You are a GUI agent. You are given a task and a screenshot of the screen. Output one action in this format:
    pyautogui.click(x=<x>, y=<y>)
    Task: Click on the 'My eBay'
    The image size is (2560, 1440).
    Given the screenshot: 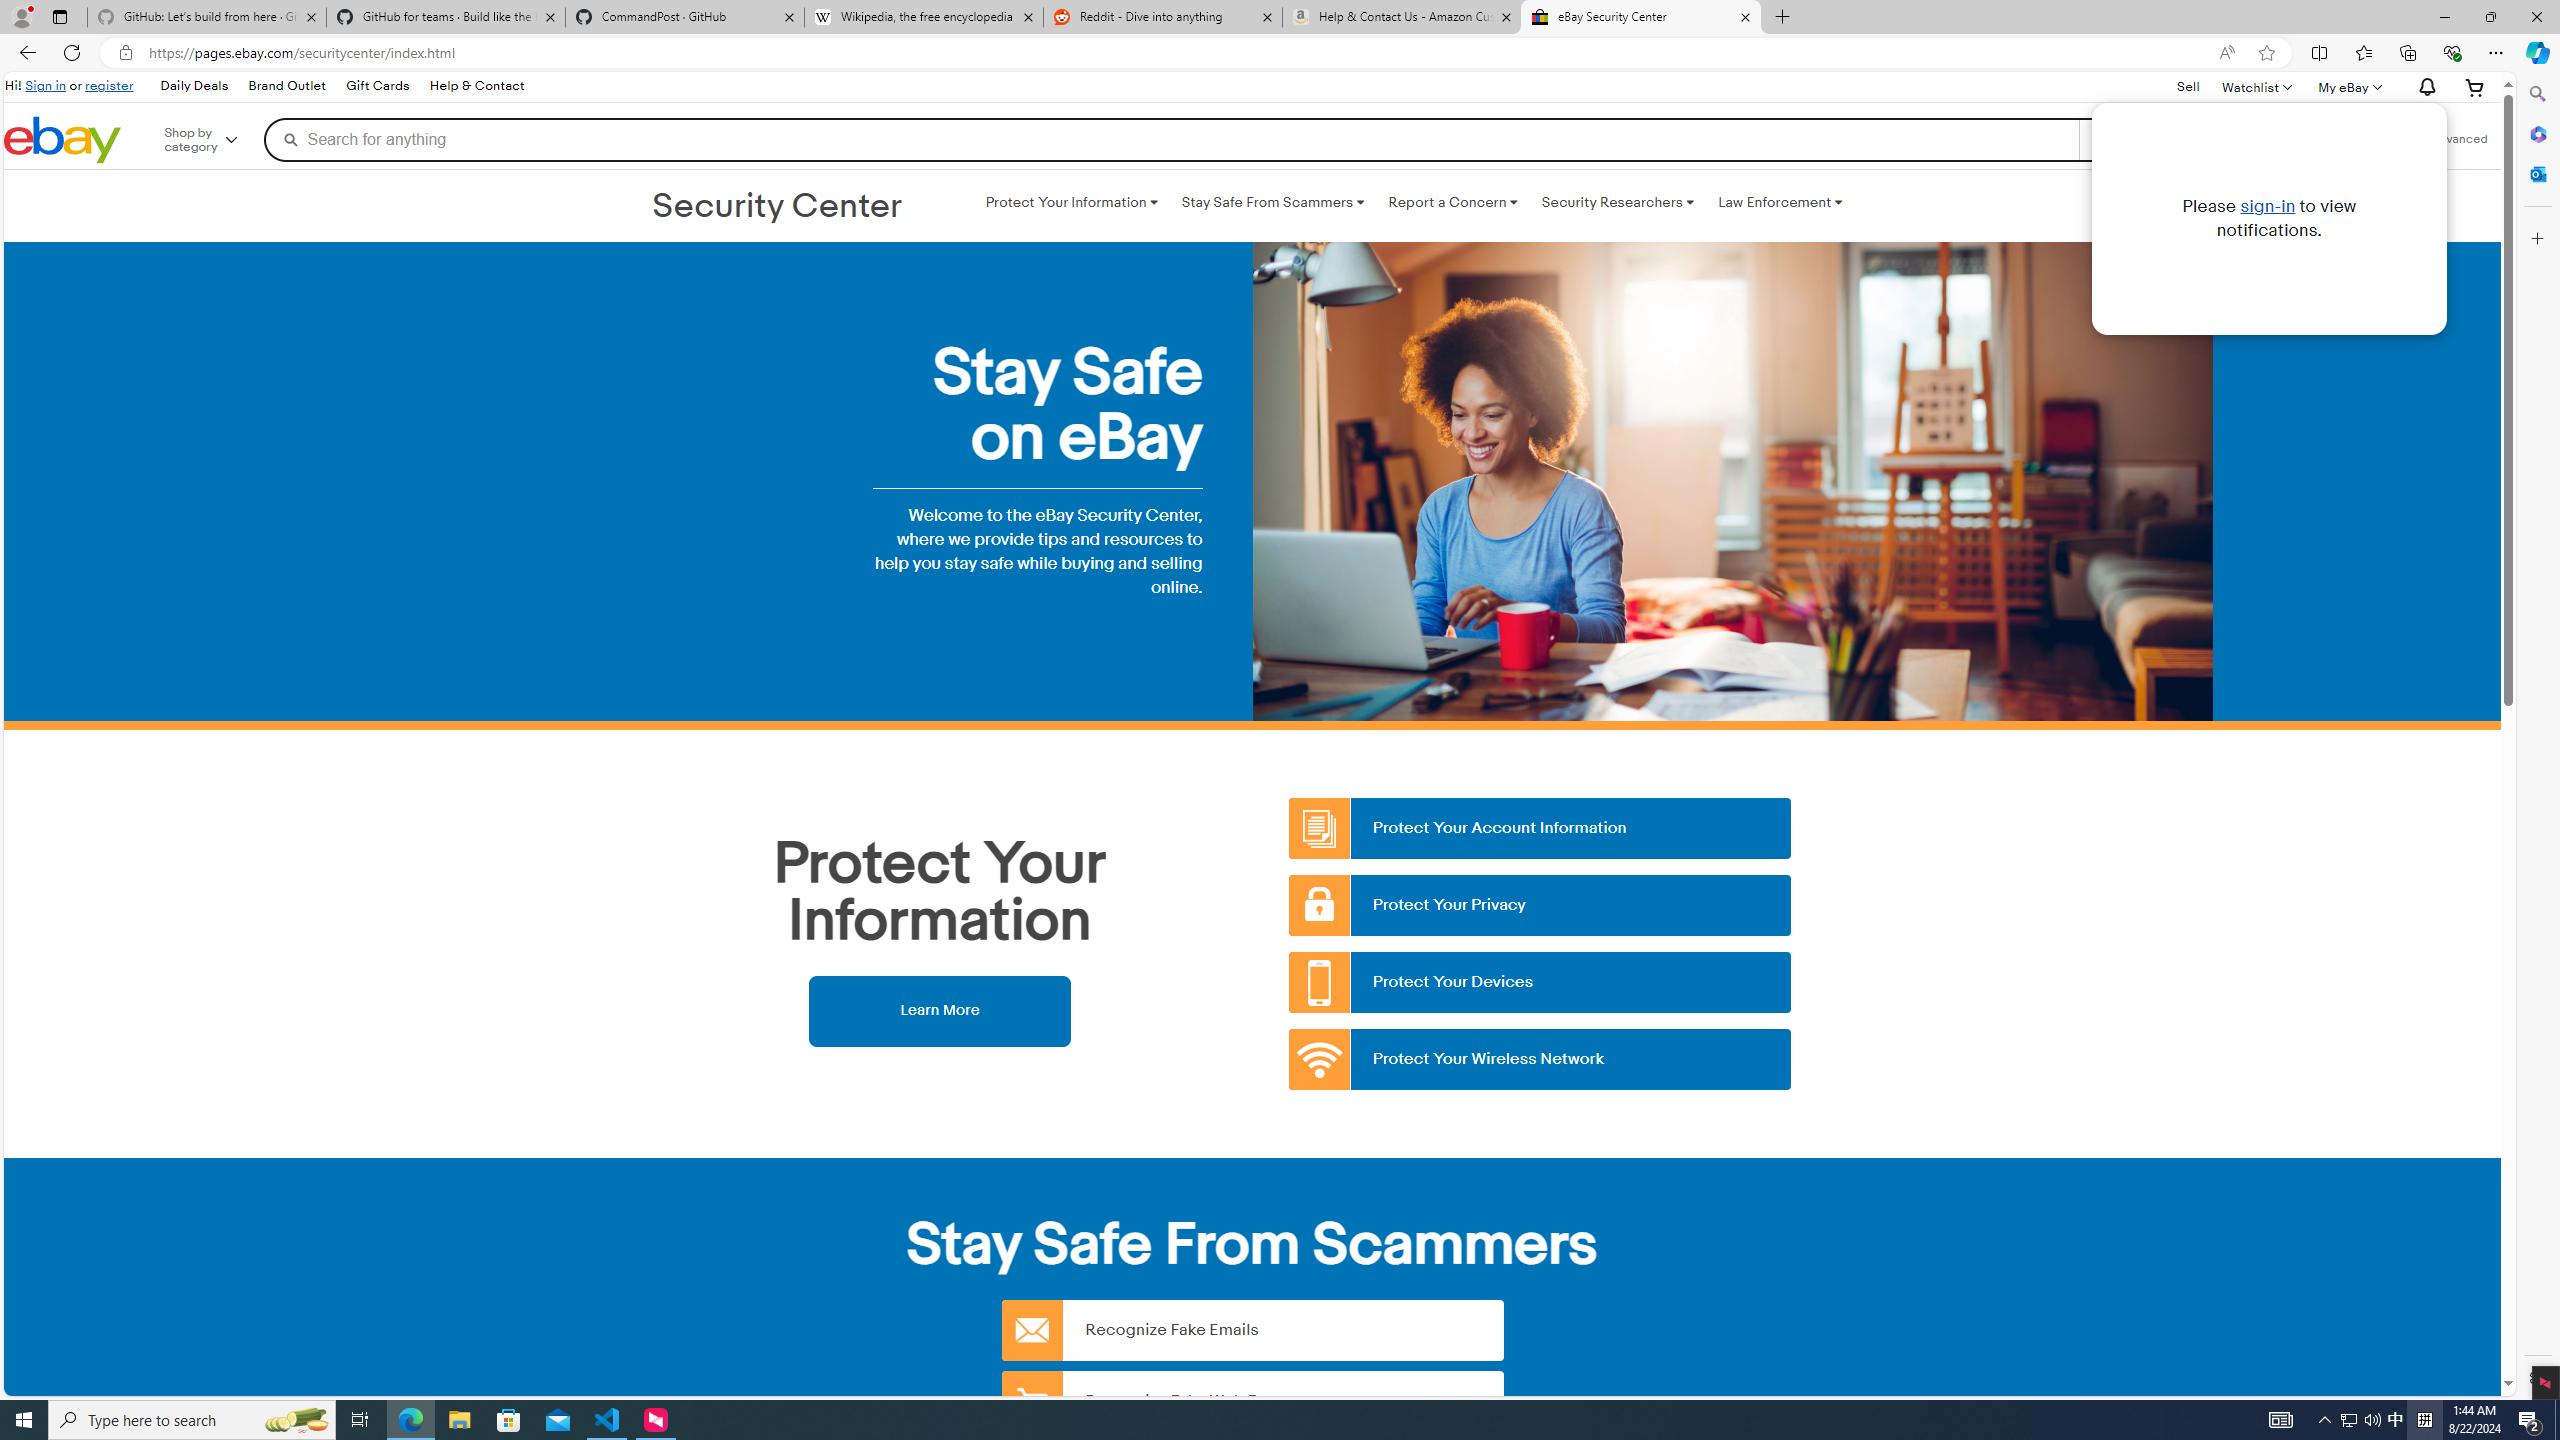 What is the action you would take?
    pyautogui.click(x=2348, y=87)
    